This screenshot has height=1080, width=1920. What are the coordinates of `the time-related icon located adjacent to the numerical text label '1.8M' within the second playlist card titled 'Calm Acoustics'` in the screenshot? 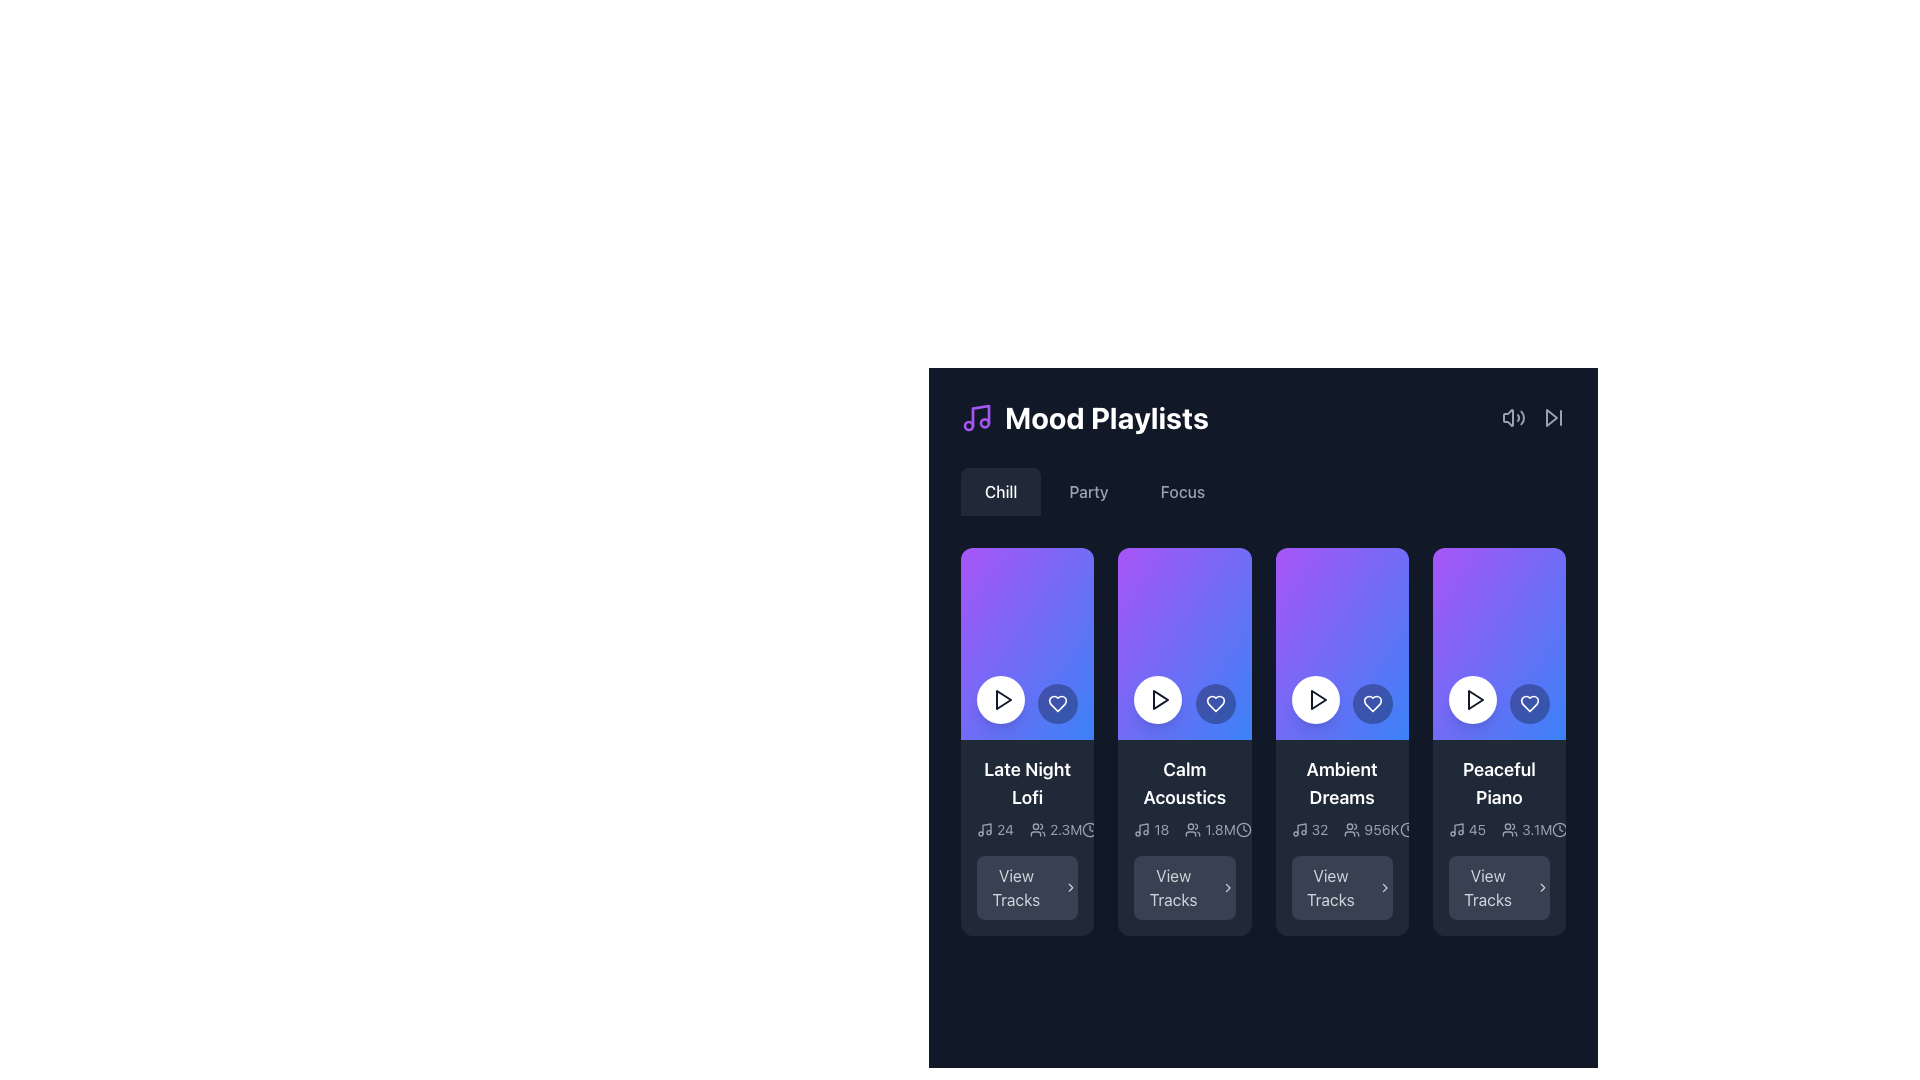 It's located at (1242, 829).